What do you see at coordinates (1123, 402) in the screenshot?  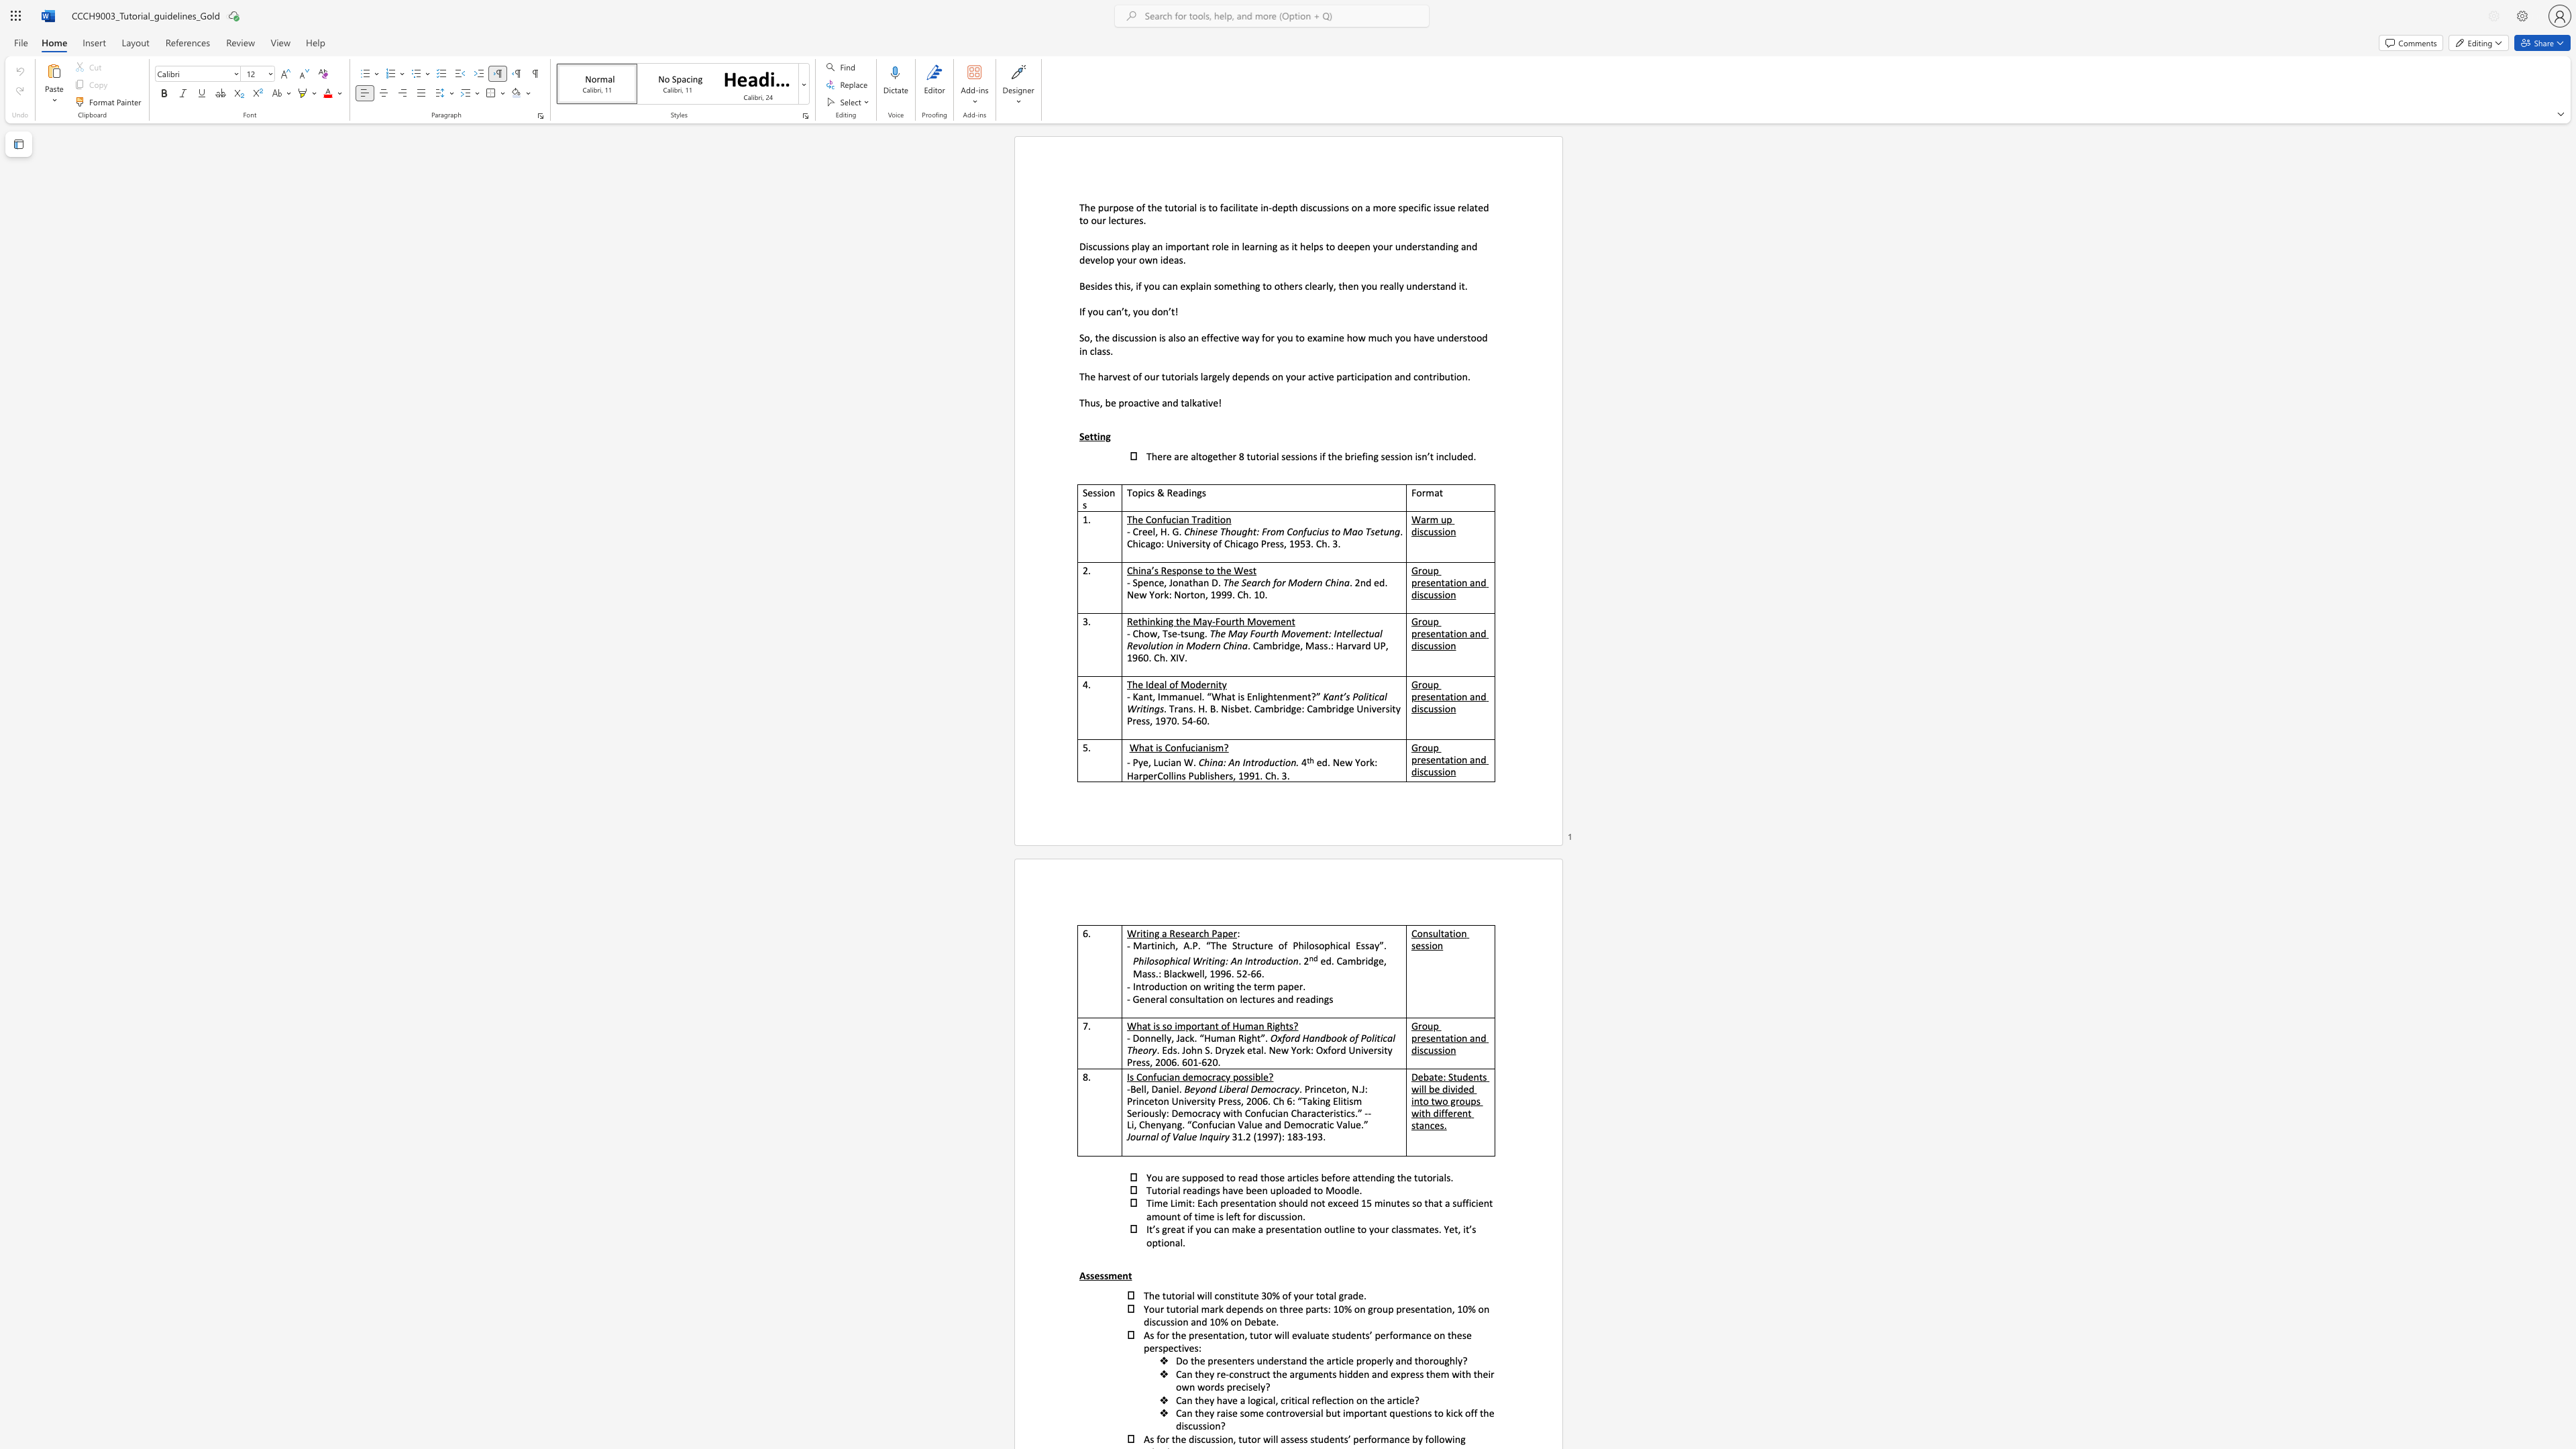 I see `the subset text "ro" within the text "Thus, be proactive and talkative!"` at bounding box center [1123, 402].